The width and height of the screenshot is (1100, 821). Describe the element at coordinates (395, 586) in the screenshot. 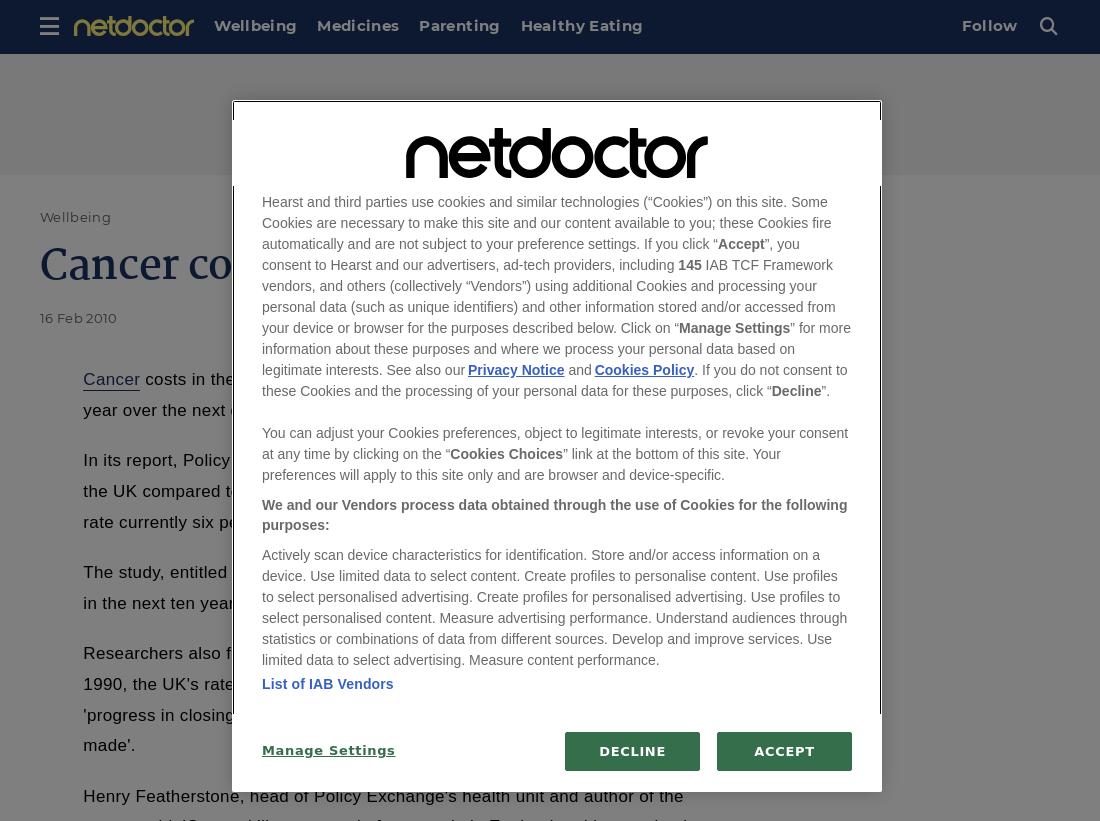

I see `'The study, entitled the Cost of Cancer, claims that the cost will rise substantially in the next ten years.'` at that location.